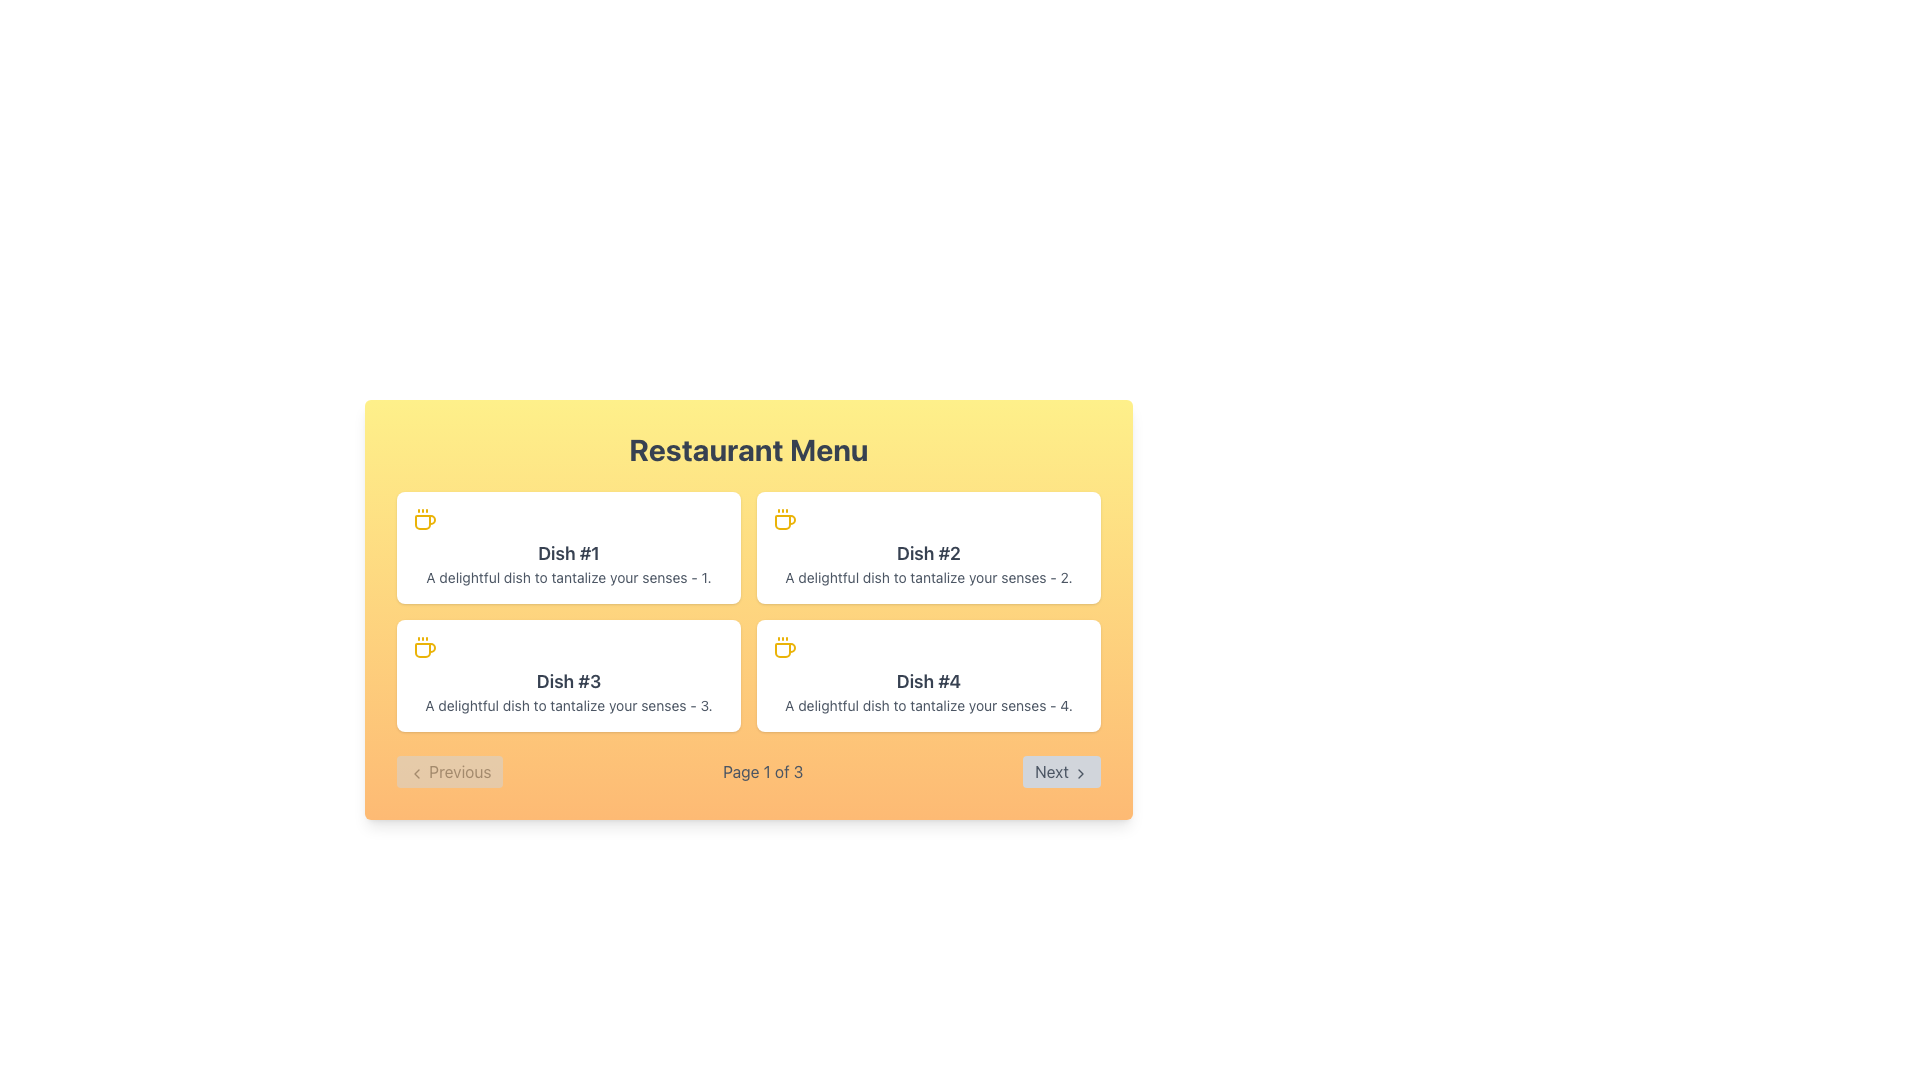  What do you see at coordinates (1079, 772) in the screenshot?
I see `the 'Next' button icon located at the bottom-right corner of the interface, which visually indicates the 'Next' action` at bounding box center [1079, 772].